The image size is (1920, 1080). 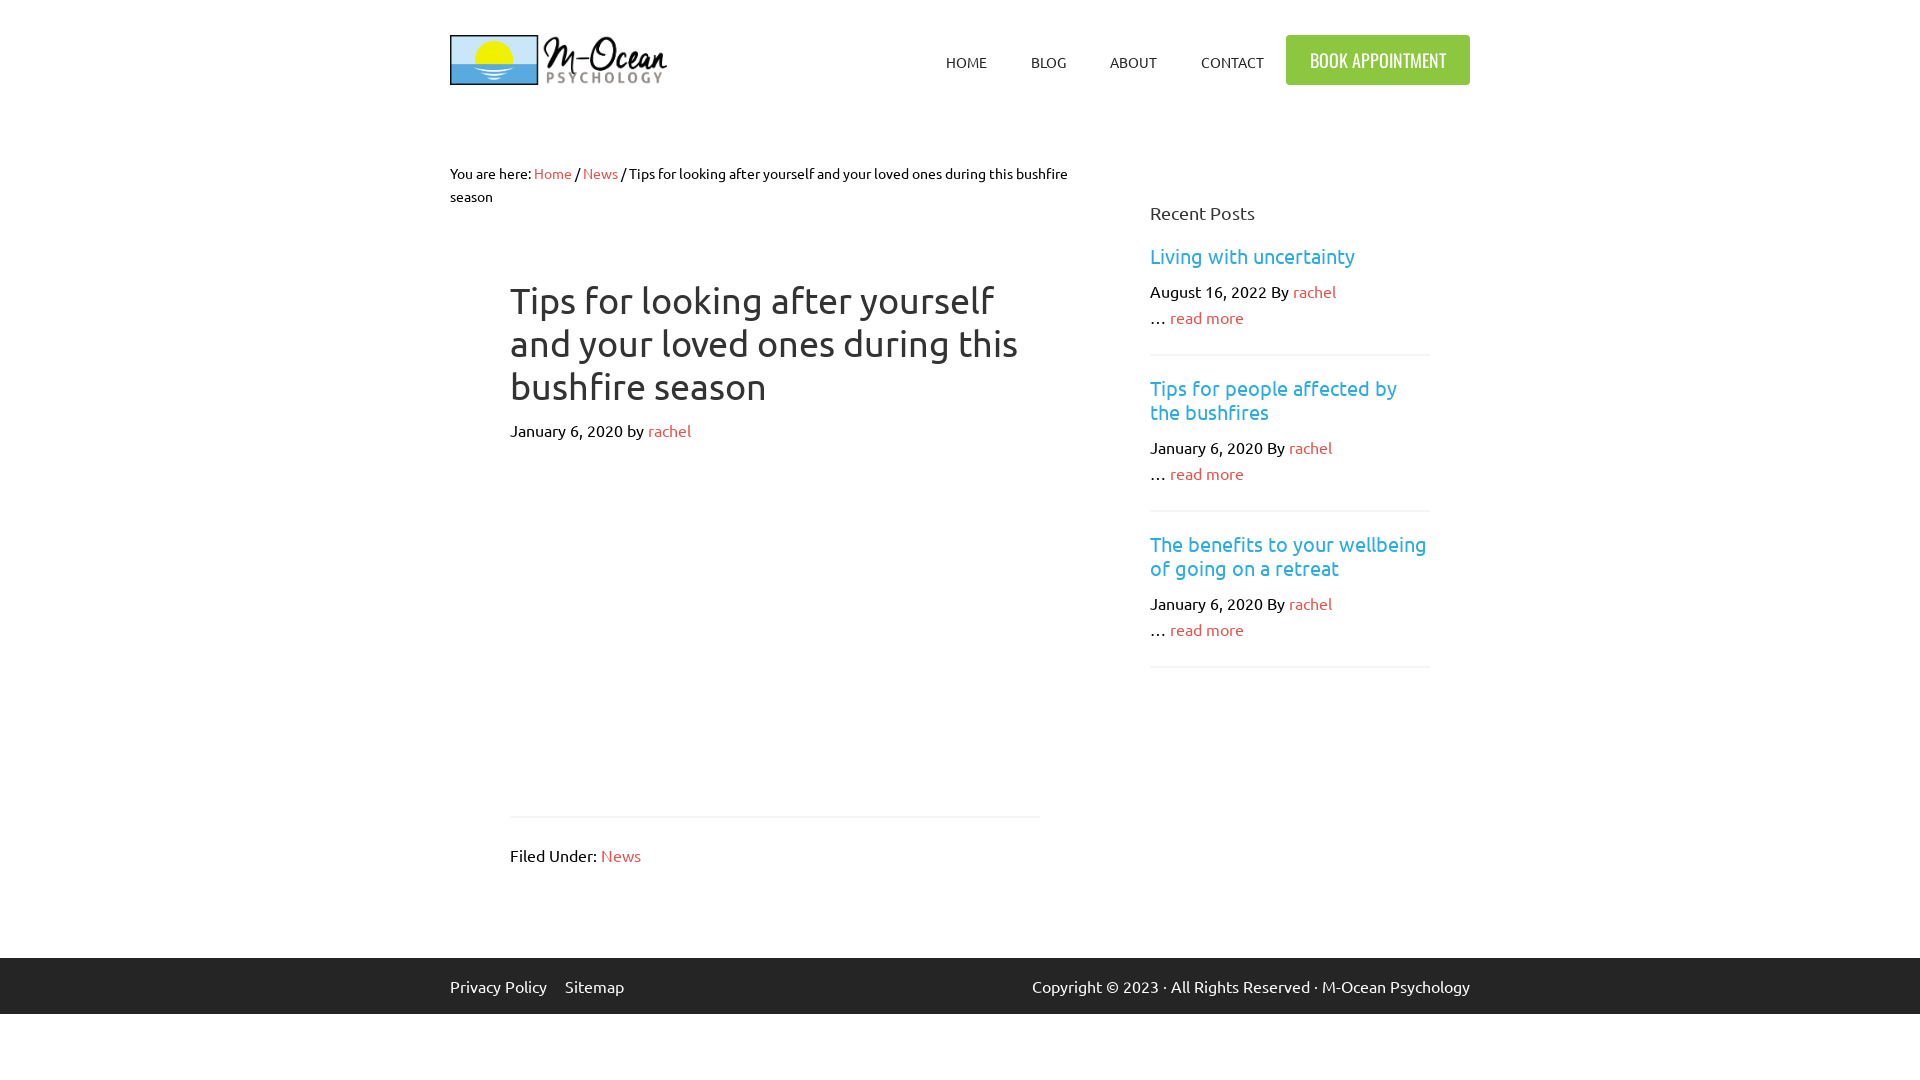 I want to click on 'rachel', so click(x=1314, y=290).